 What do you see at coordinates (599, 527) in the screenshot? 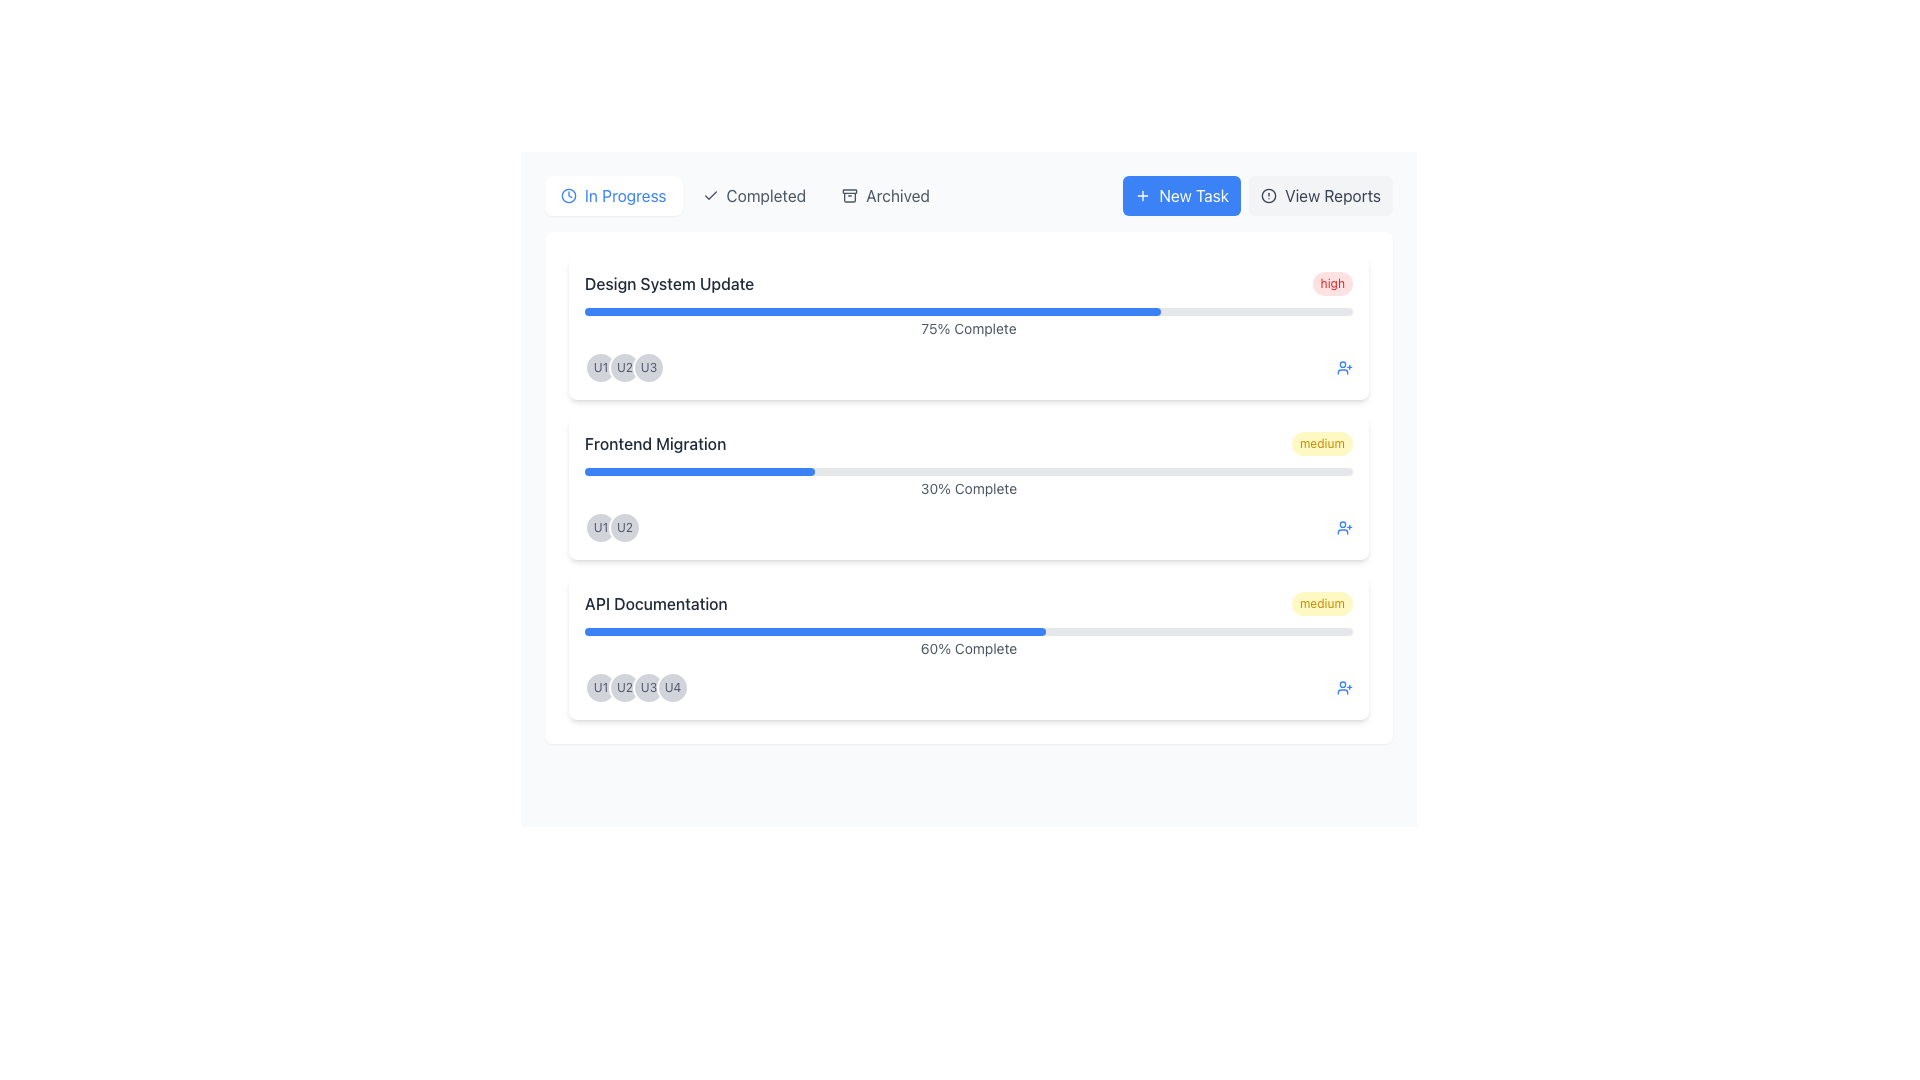
I see `the circular button-like element displaying the text 'U1', which is styled with a small font size and light gray color, located in the lower section of the 'Design System Update' task segment` at bounding box center [599, 527].